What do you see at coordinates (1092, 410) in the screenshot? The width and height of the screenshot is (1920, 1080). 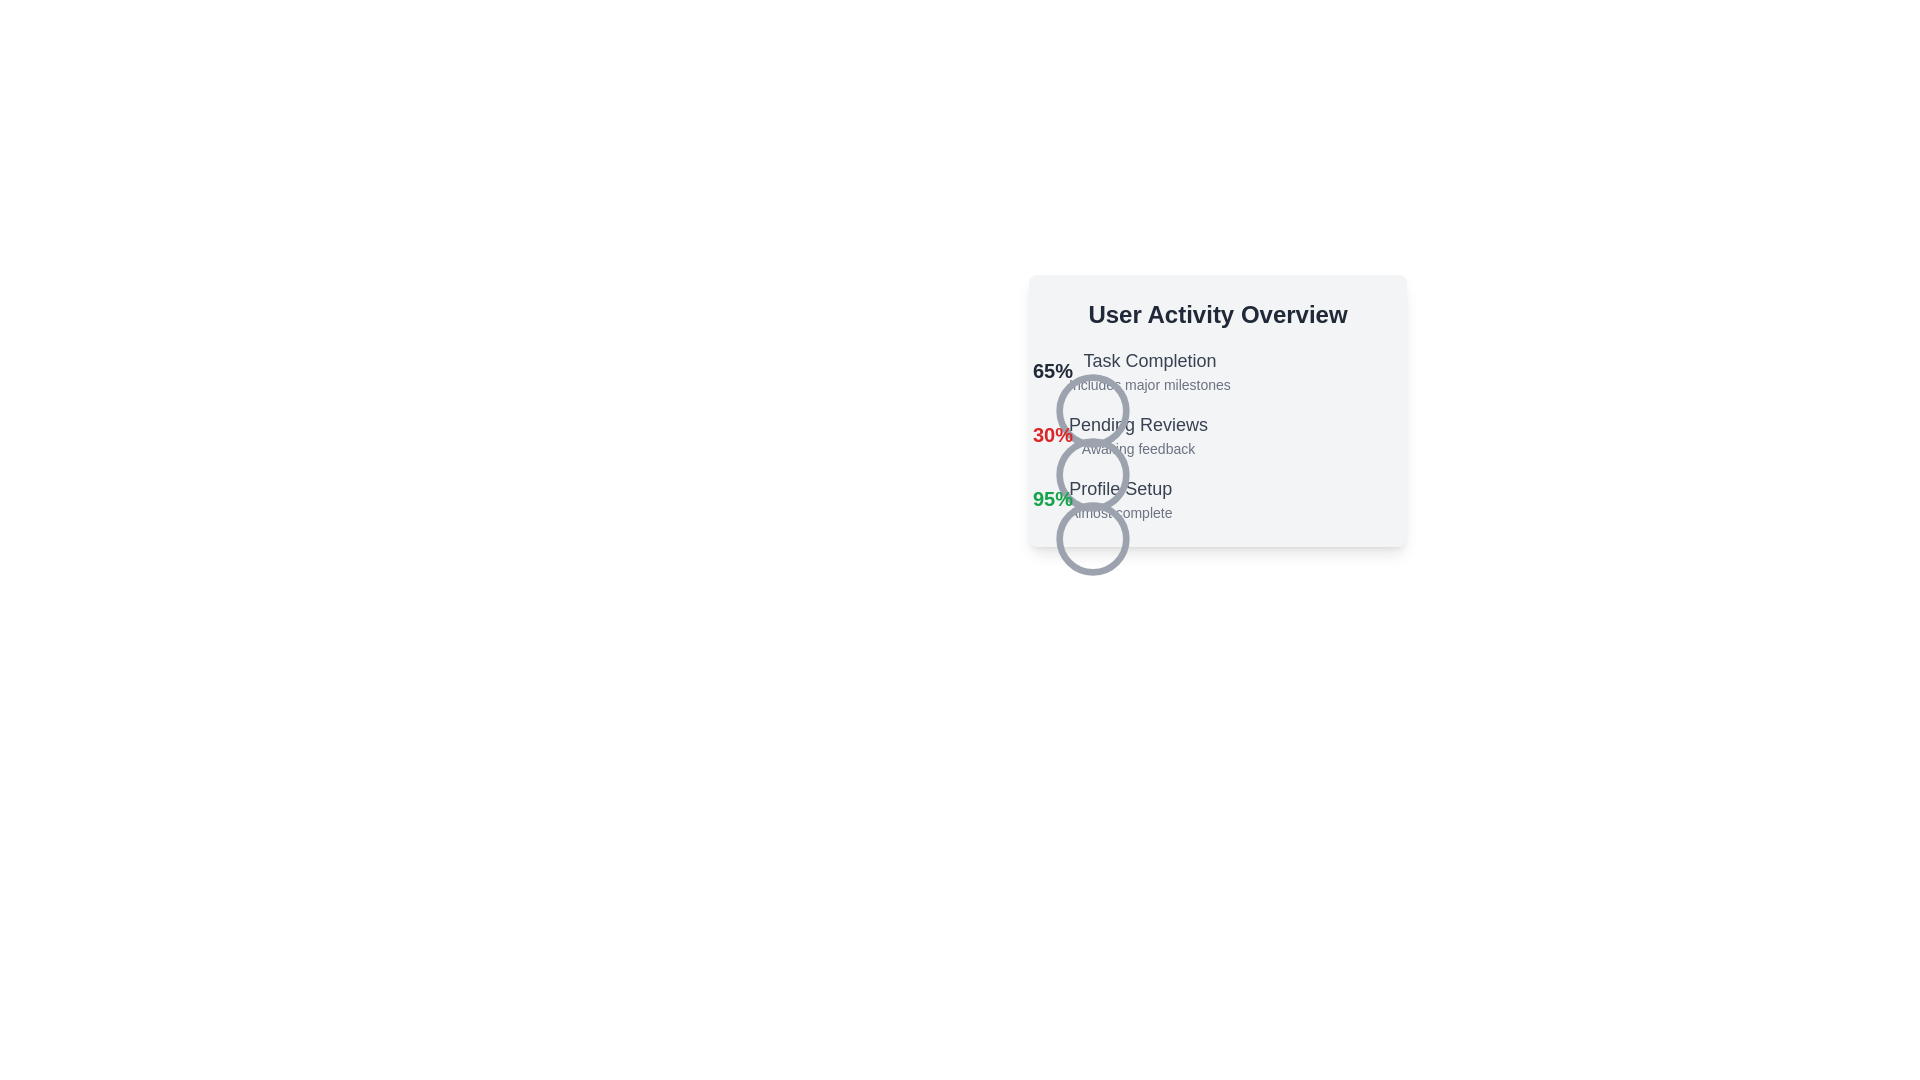 I see `the circular graphic marker associated with the 'Pending Reviews' label in the 'User Activity Overview' section` at bounding box center [1092, 410].